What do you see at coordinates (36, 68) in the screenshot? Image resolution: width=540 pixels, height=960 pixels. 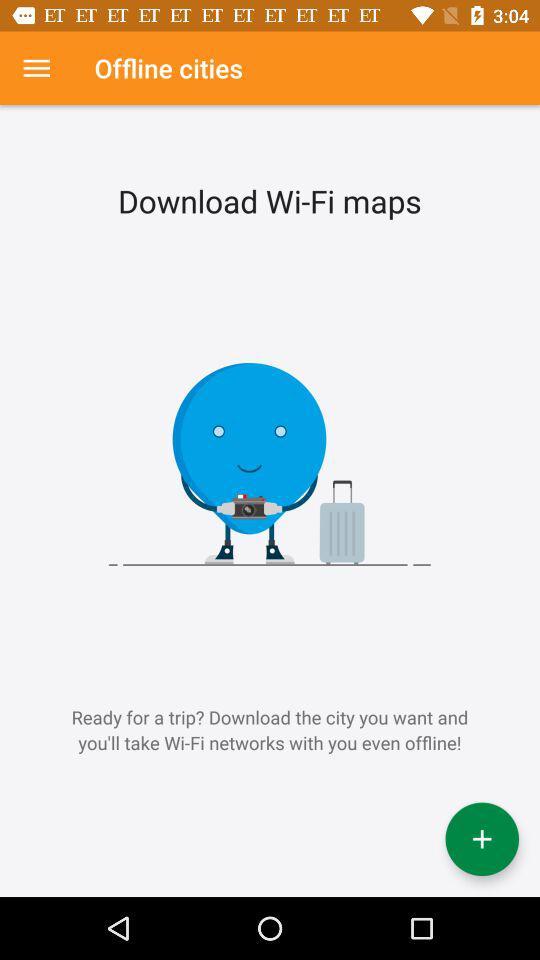 I see `menu` at bounding box center [36, 68].